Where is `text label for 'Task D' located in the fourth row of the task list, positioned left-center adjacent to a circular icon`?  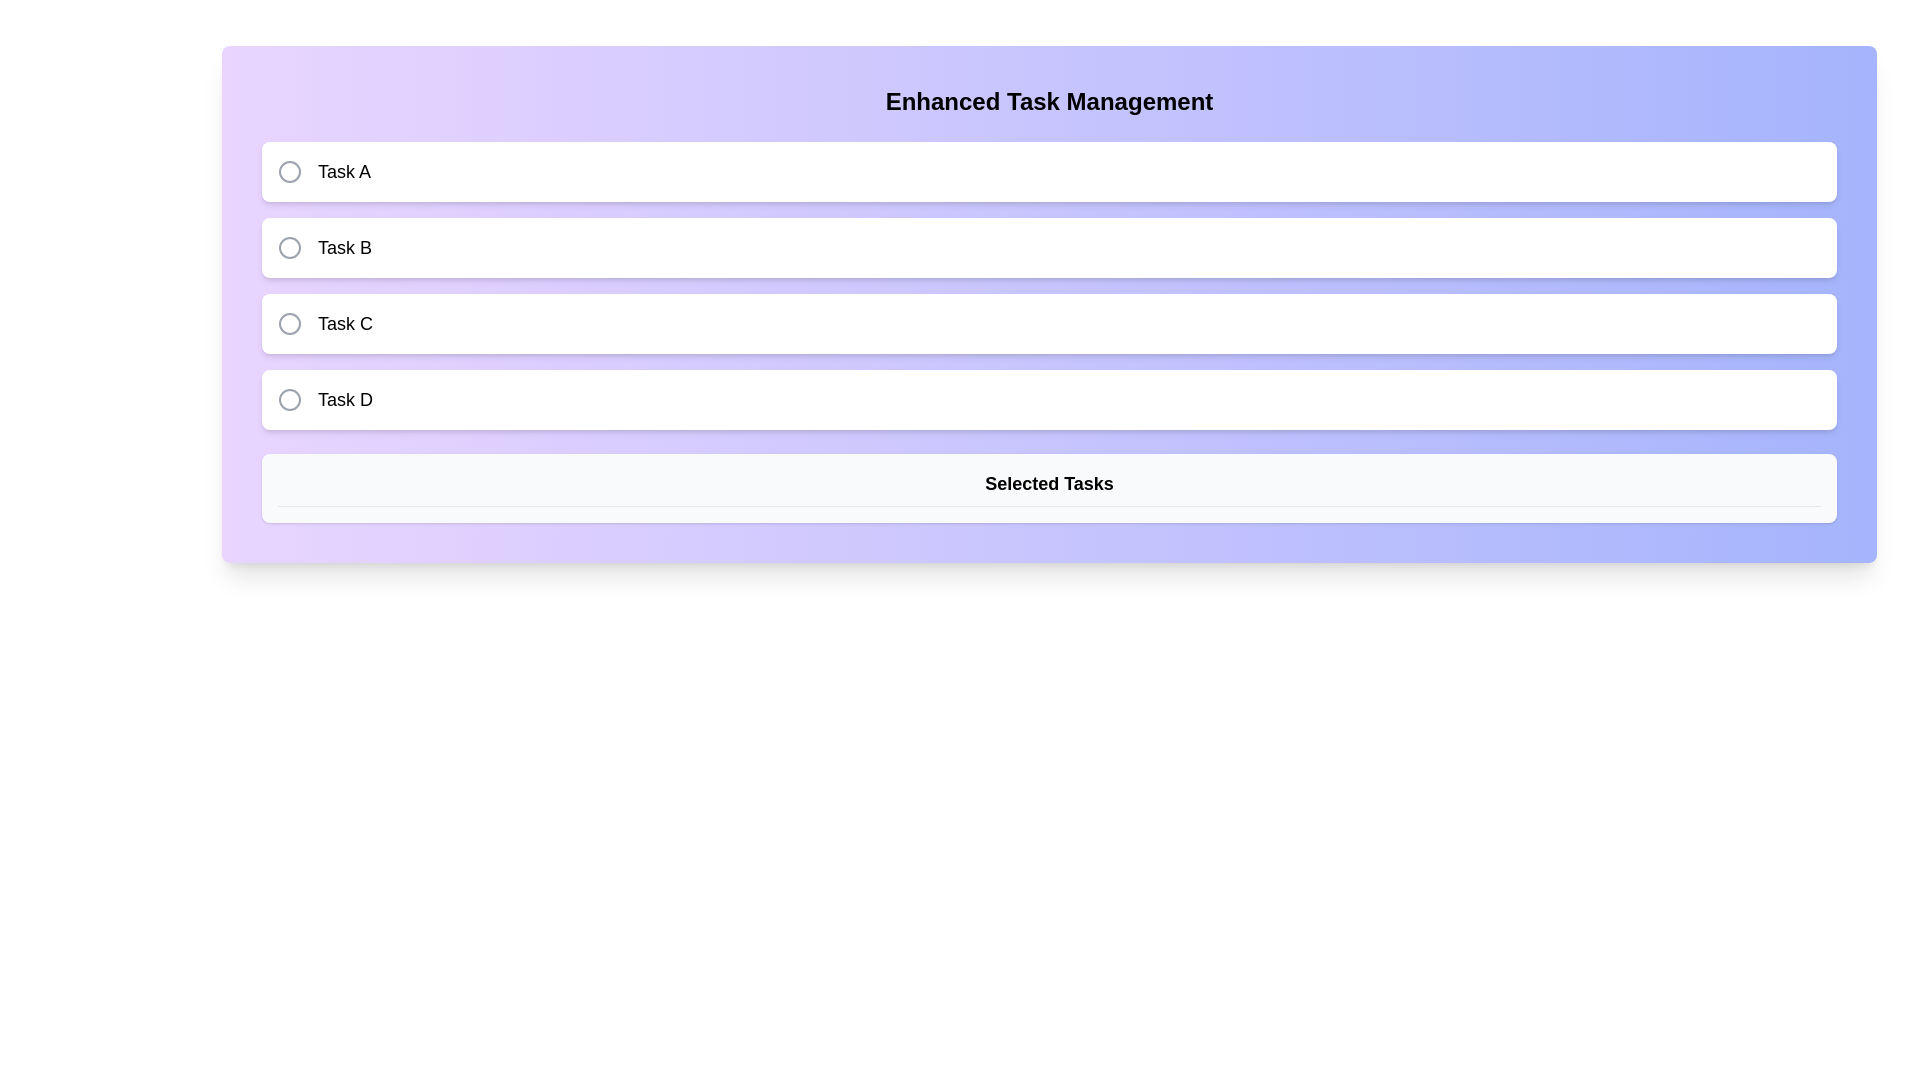 text label for 'Task D' located in the fourth row of the task list, positioned left-center adjacent to a circular icon is located at coordinates (345, 400).